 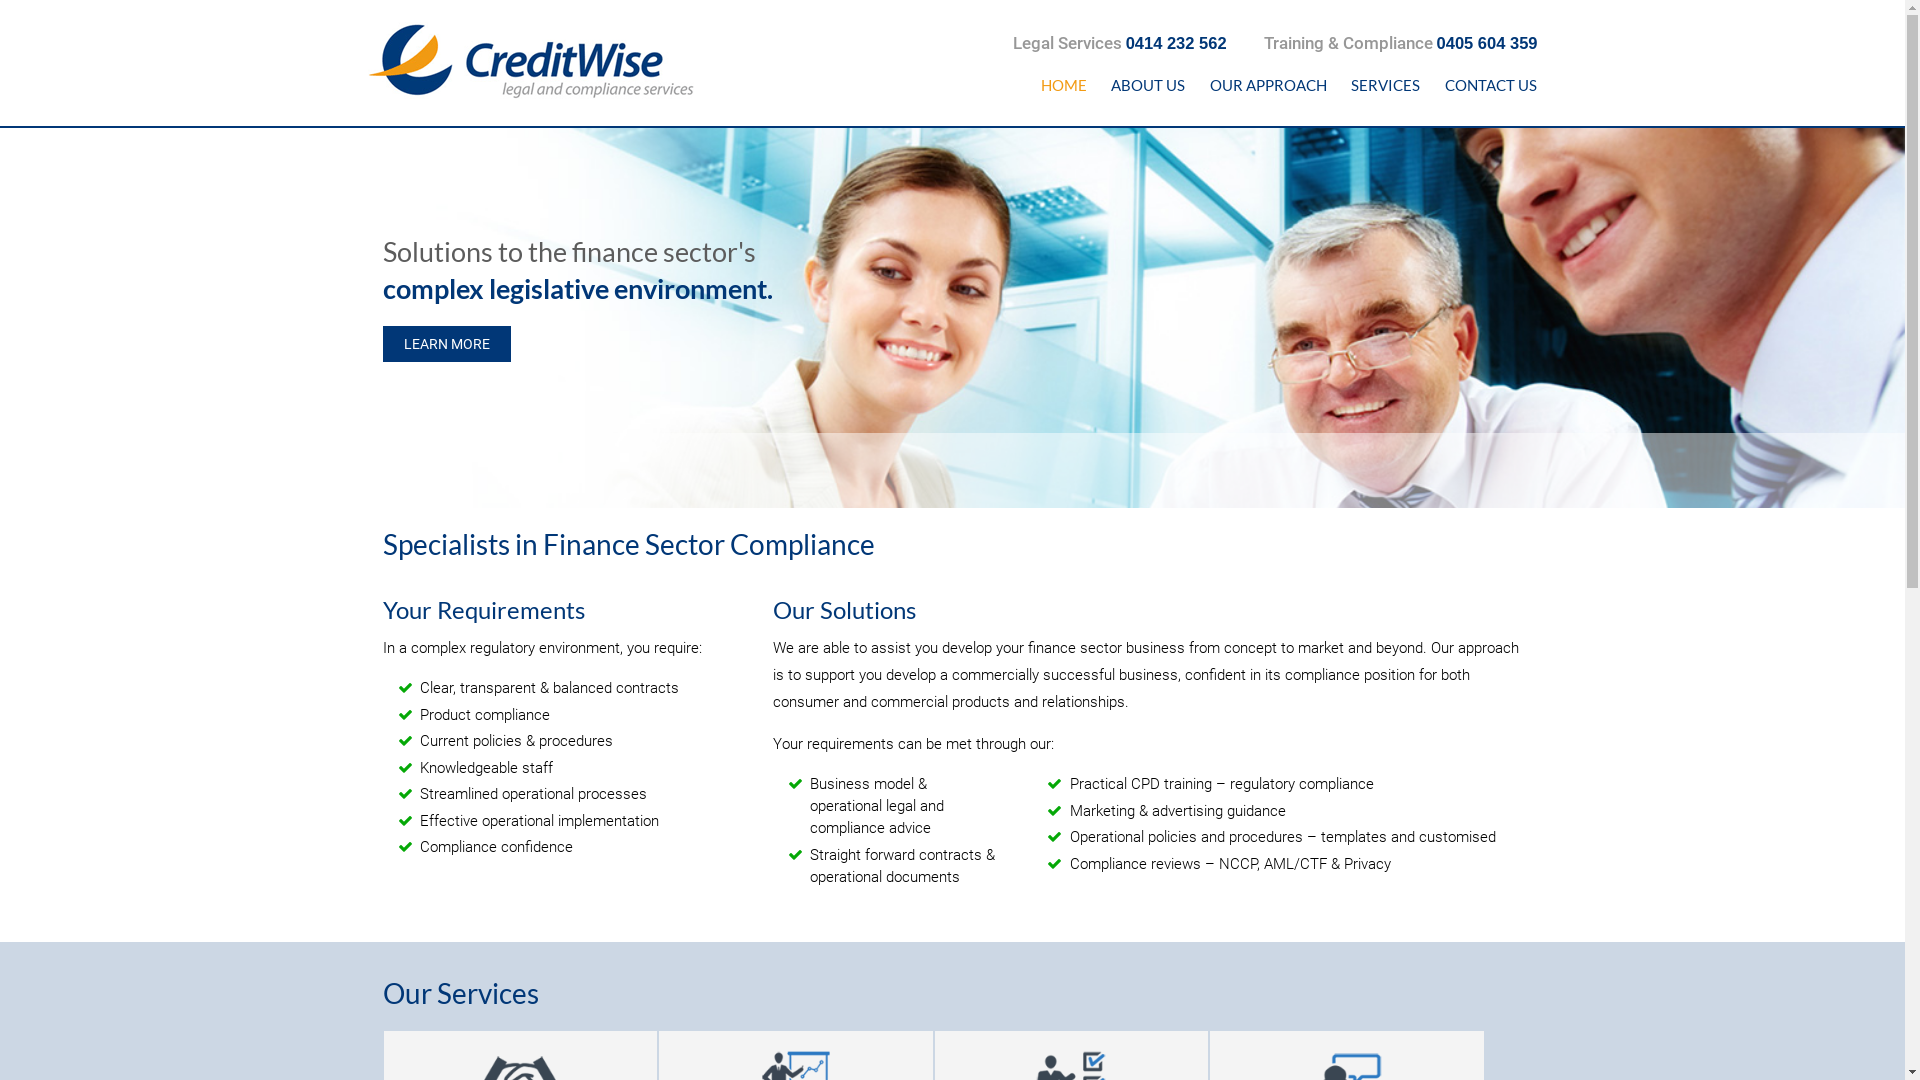 What do you see at coordinates (1062, 84) in the screenshot?
I see `'HOME'` at bounding box center [1062, 84].